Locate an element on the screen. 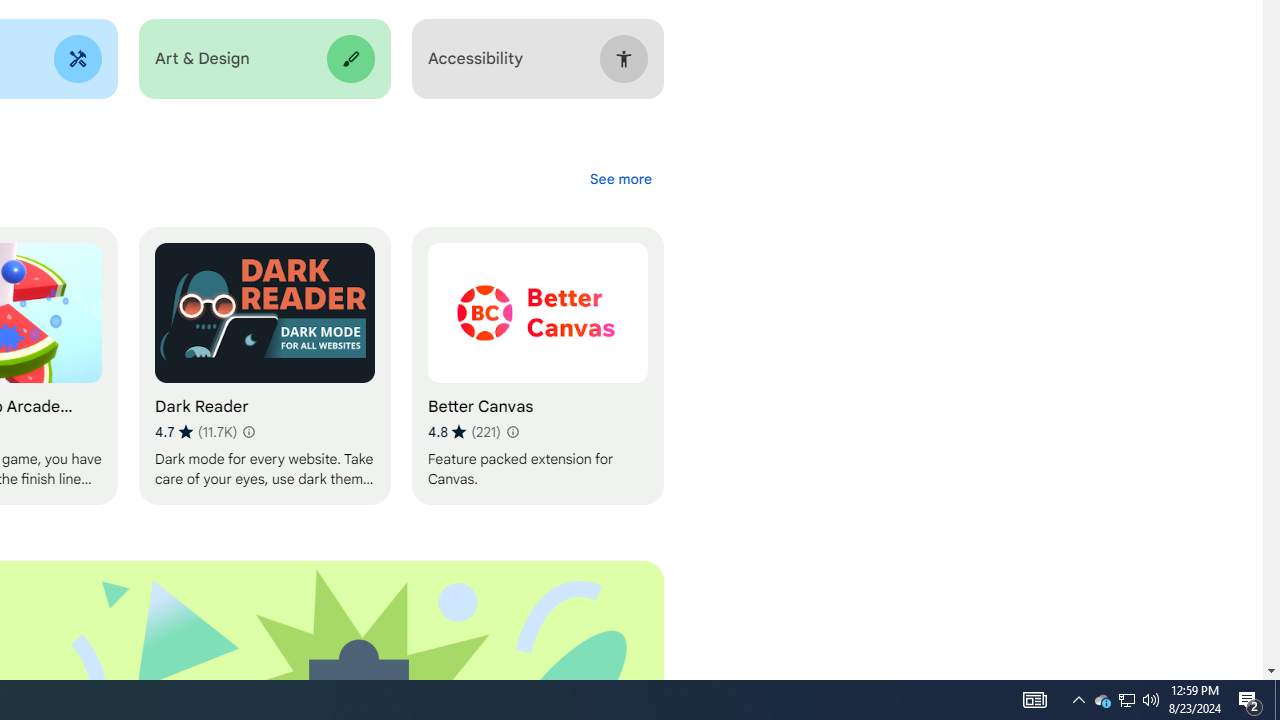 This screenshot has height=720, width=1280. 'Average rating 4.8 out of 5 stars. 221 ratings.' is located at coordinates (463, 431).